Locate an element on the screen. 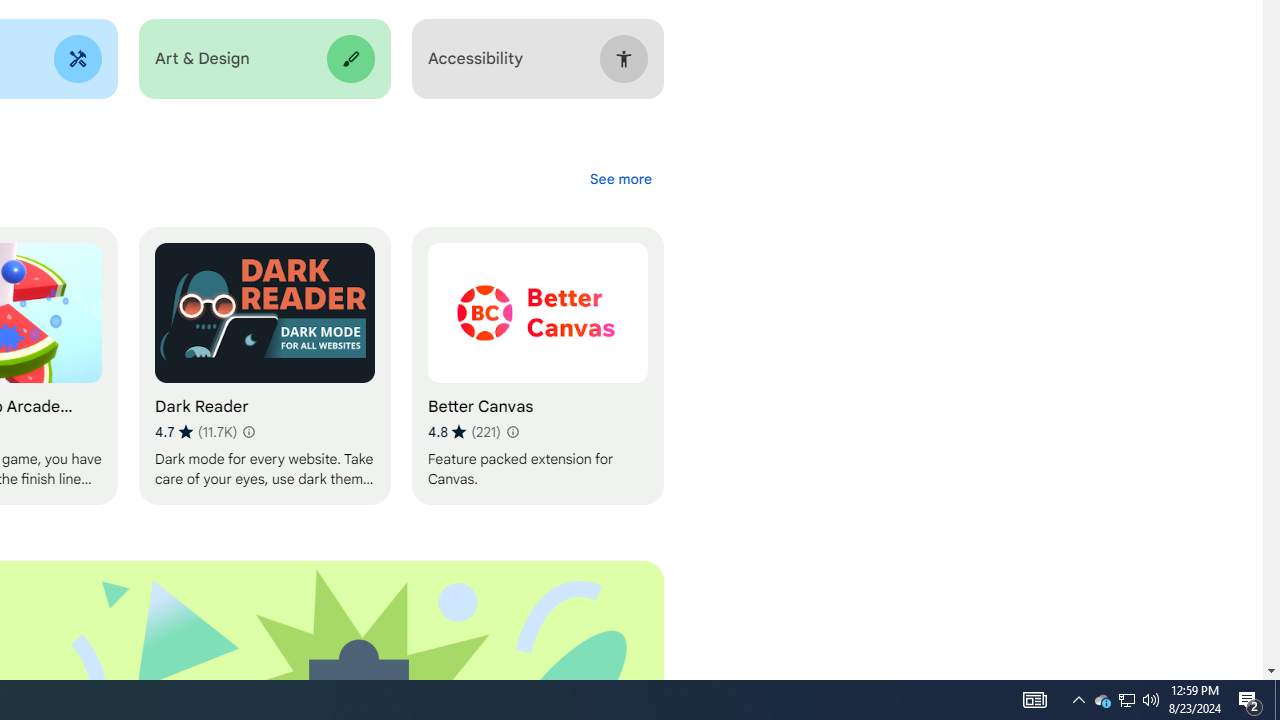 This screenshot has height=720, width=1280. 'Average rating 4.8 out of 5 stars. 221 ratings.' is located at coordinates (463, 431).